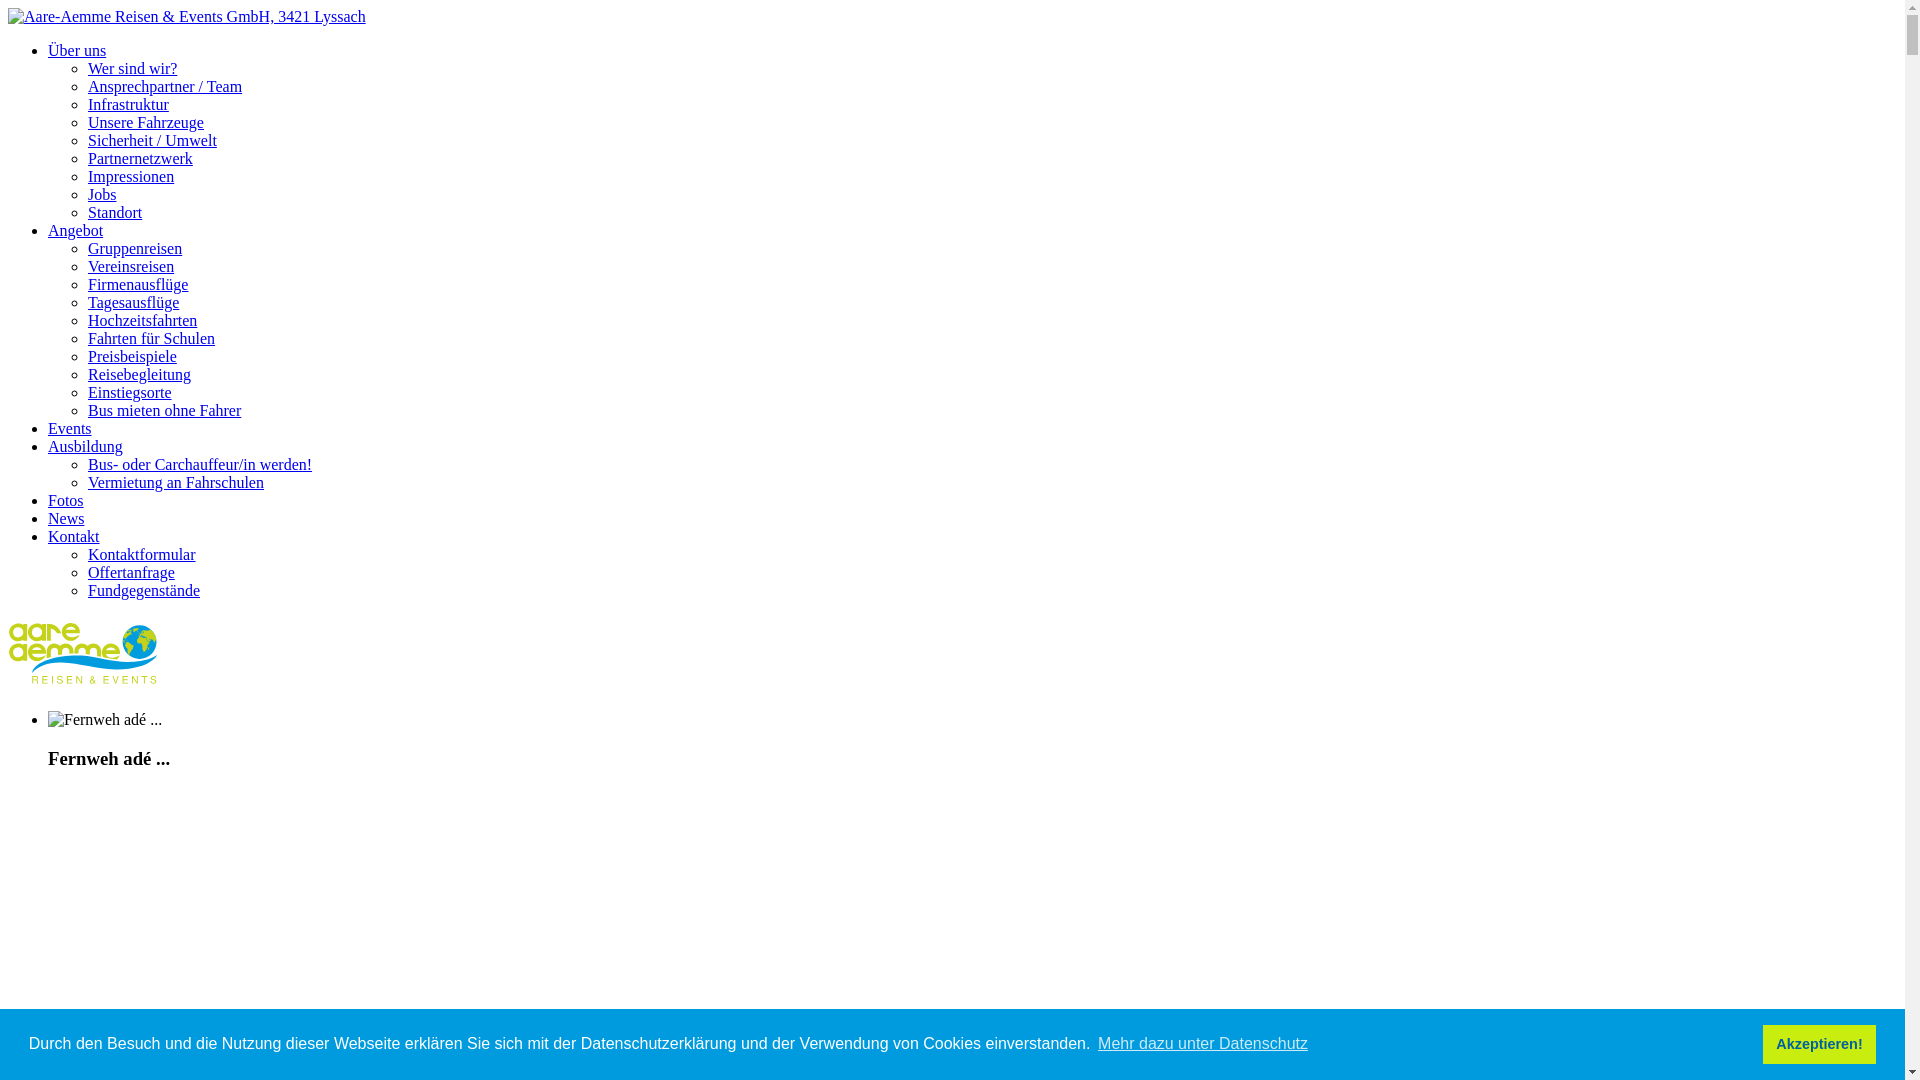  What do you see at coordinates (130, 572) in the screenshot?
I see `'Offertanfrage'` at bounding box center [130, 572].